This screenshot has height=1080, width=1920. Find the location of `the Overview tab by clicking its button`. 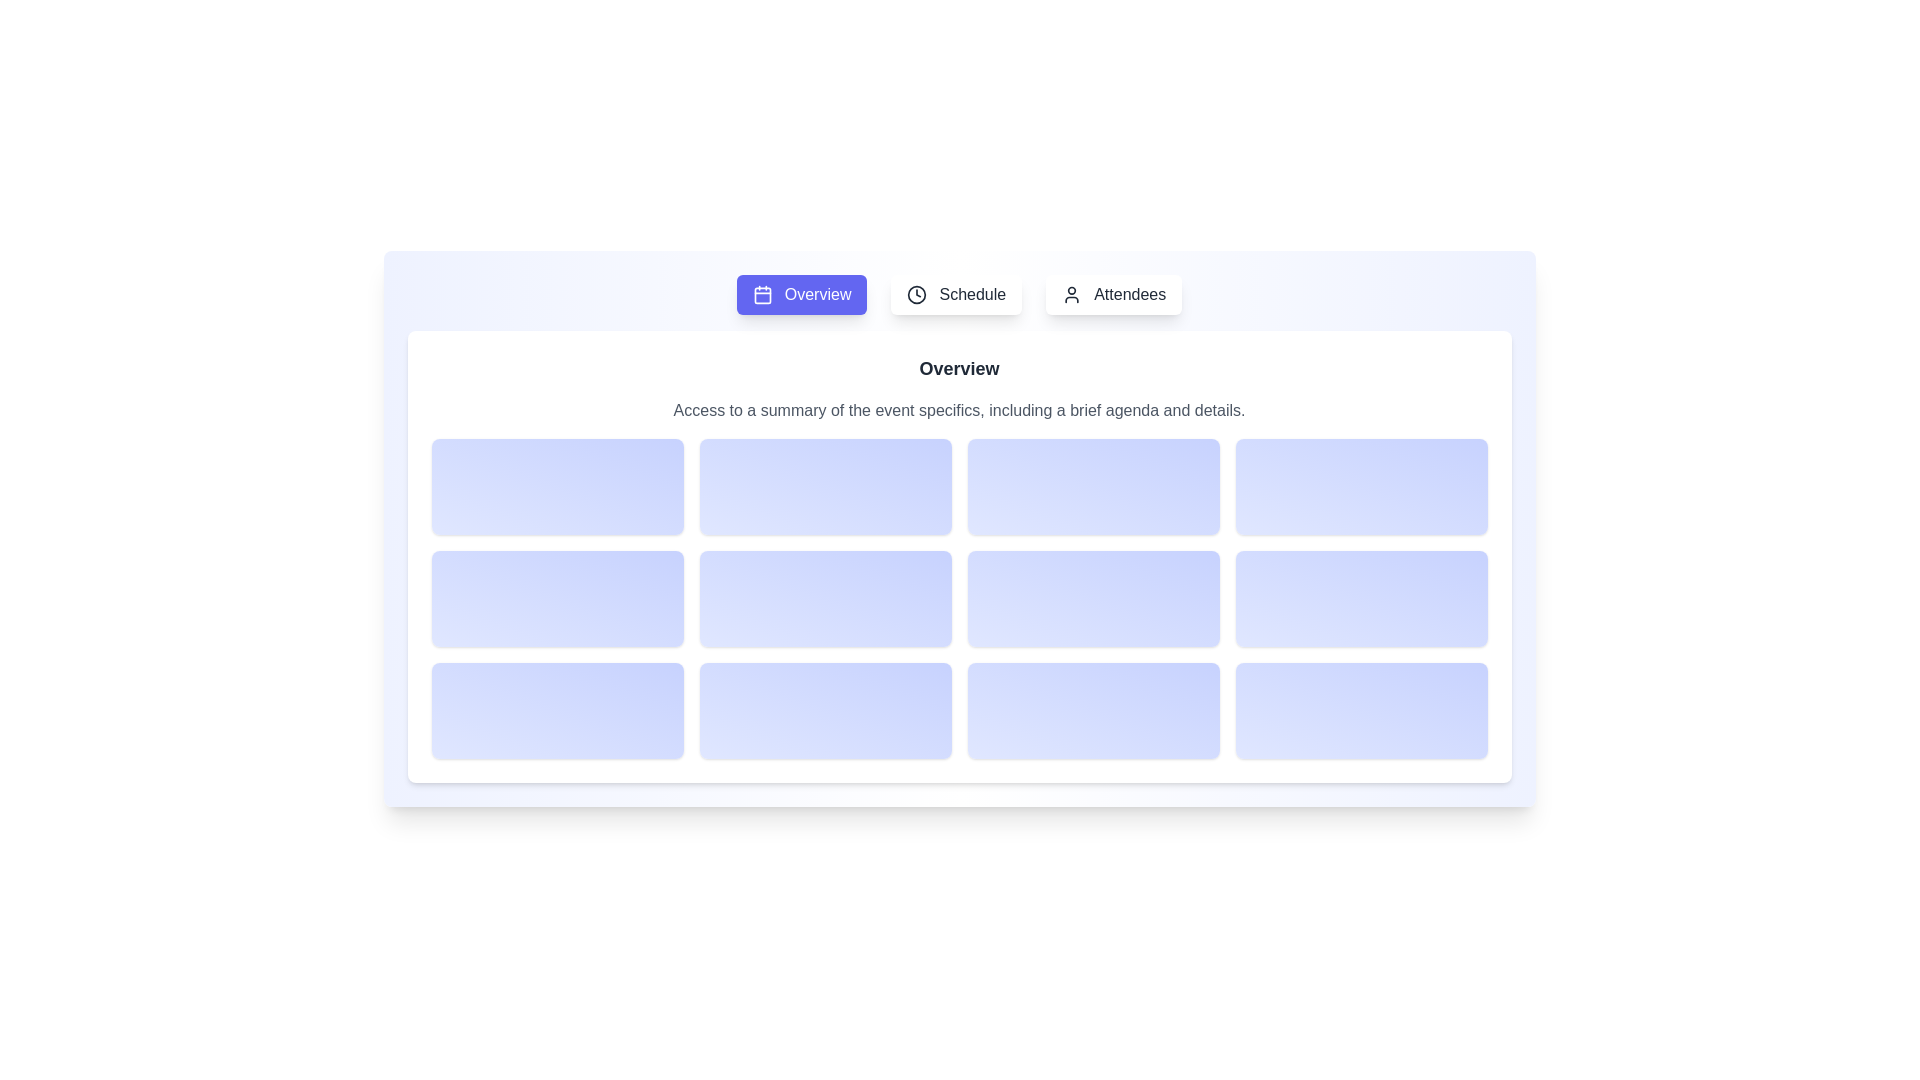

the Overview tab by clicking its button is located at coordinates (801, 294).